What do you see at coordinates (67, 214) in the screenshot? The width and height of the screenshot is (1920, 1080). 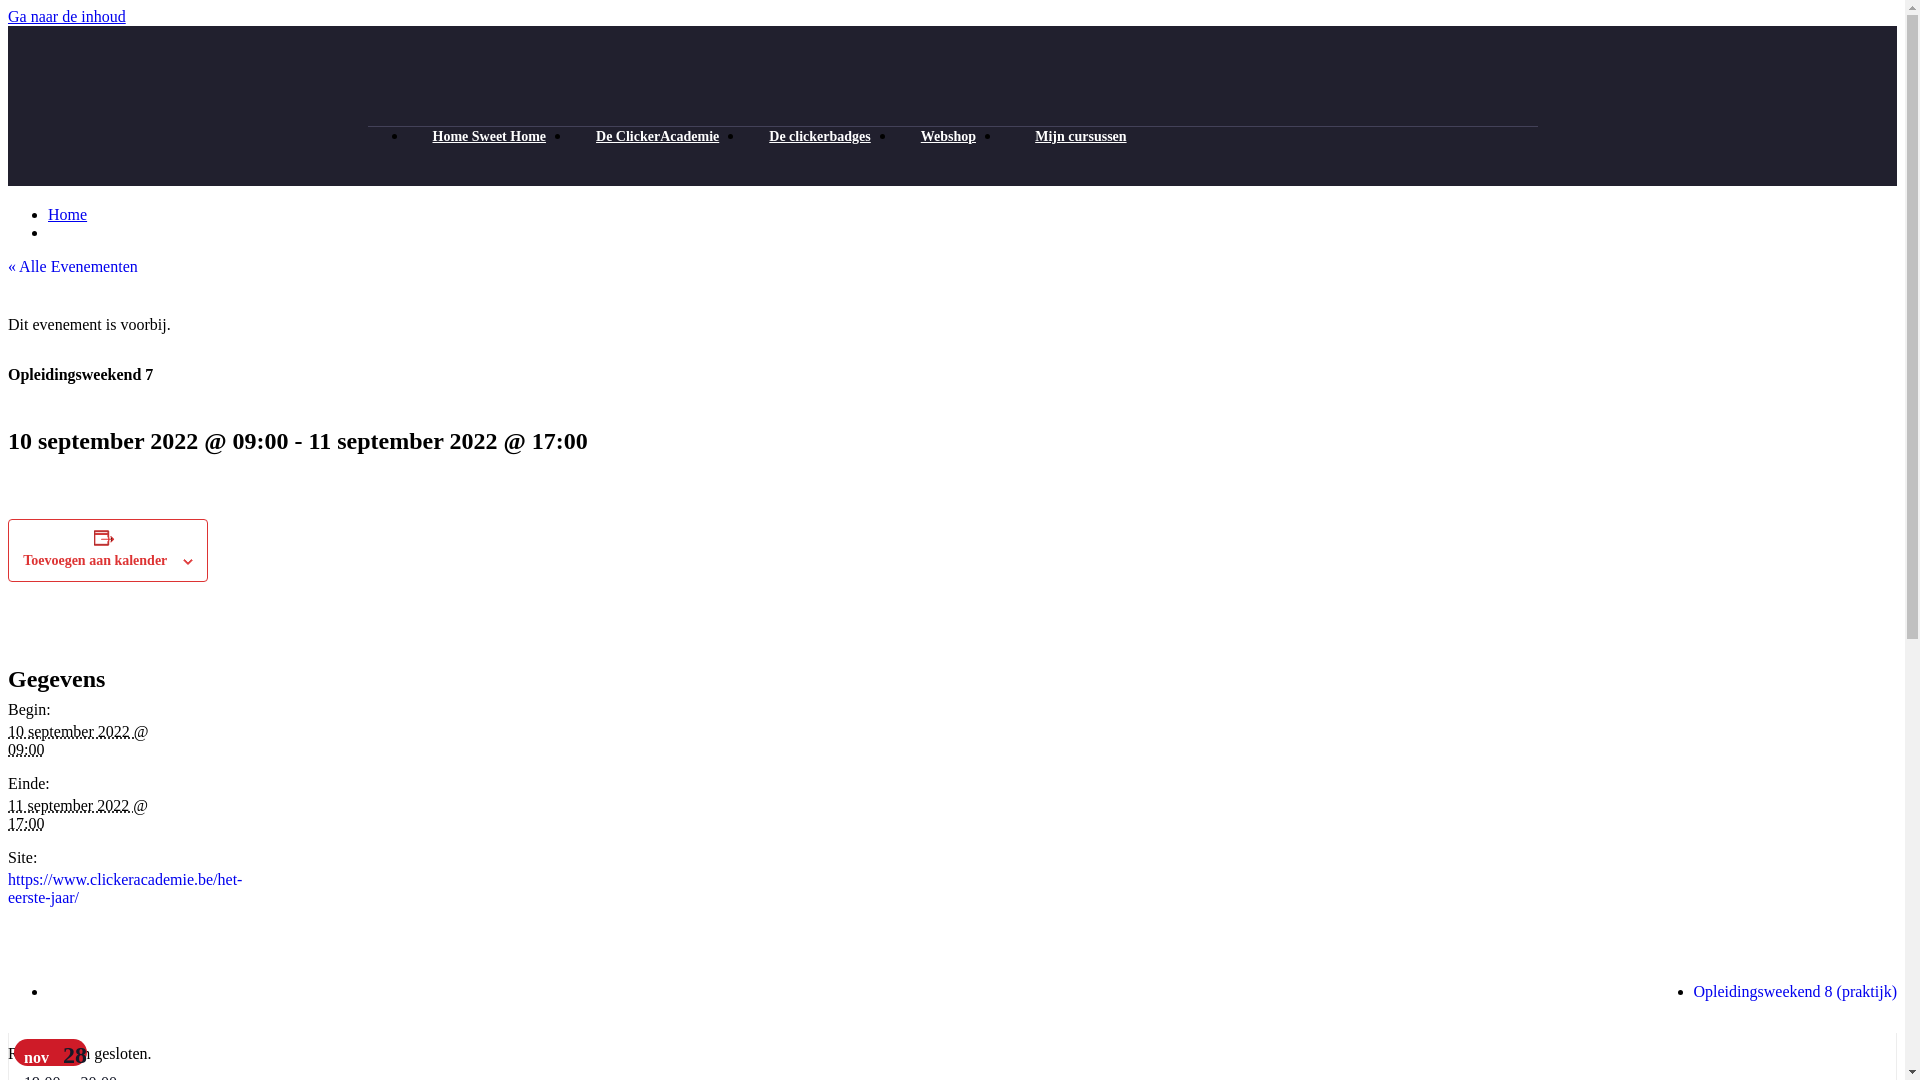 I see `'Home'` at bounding box center [67, 214].